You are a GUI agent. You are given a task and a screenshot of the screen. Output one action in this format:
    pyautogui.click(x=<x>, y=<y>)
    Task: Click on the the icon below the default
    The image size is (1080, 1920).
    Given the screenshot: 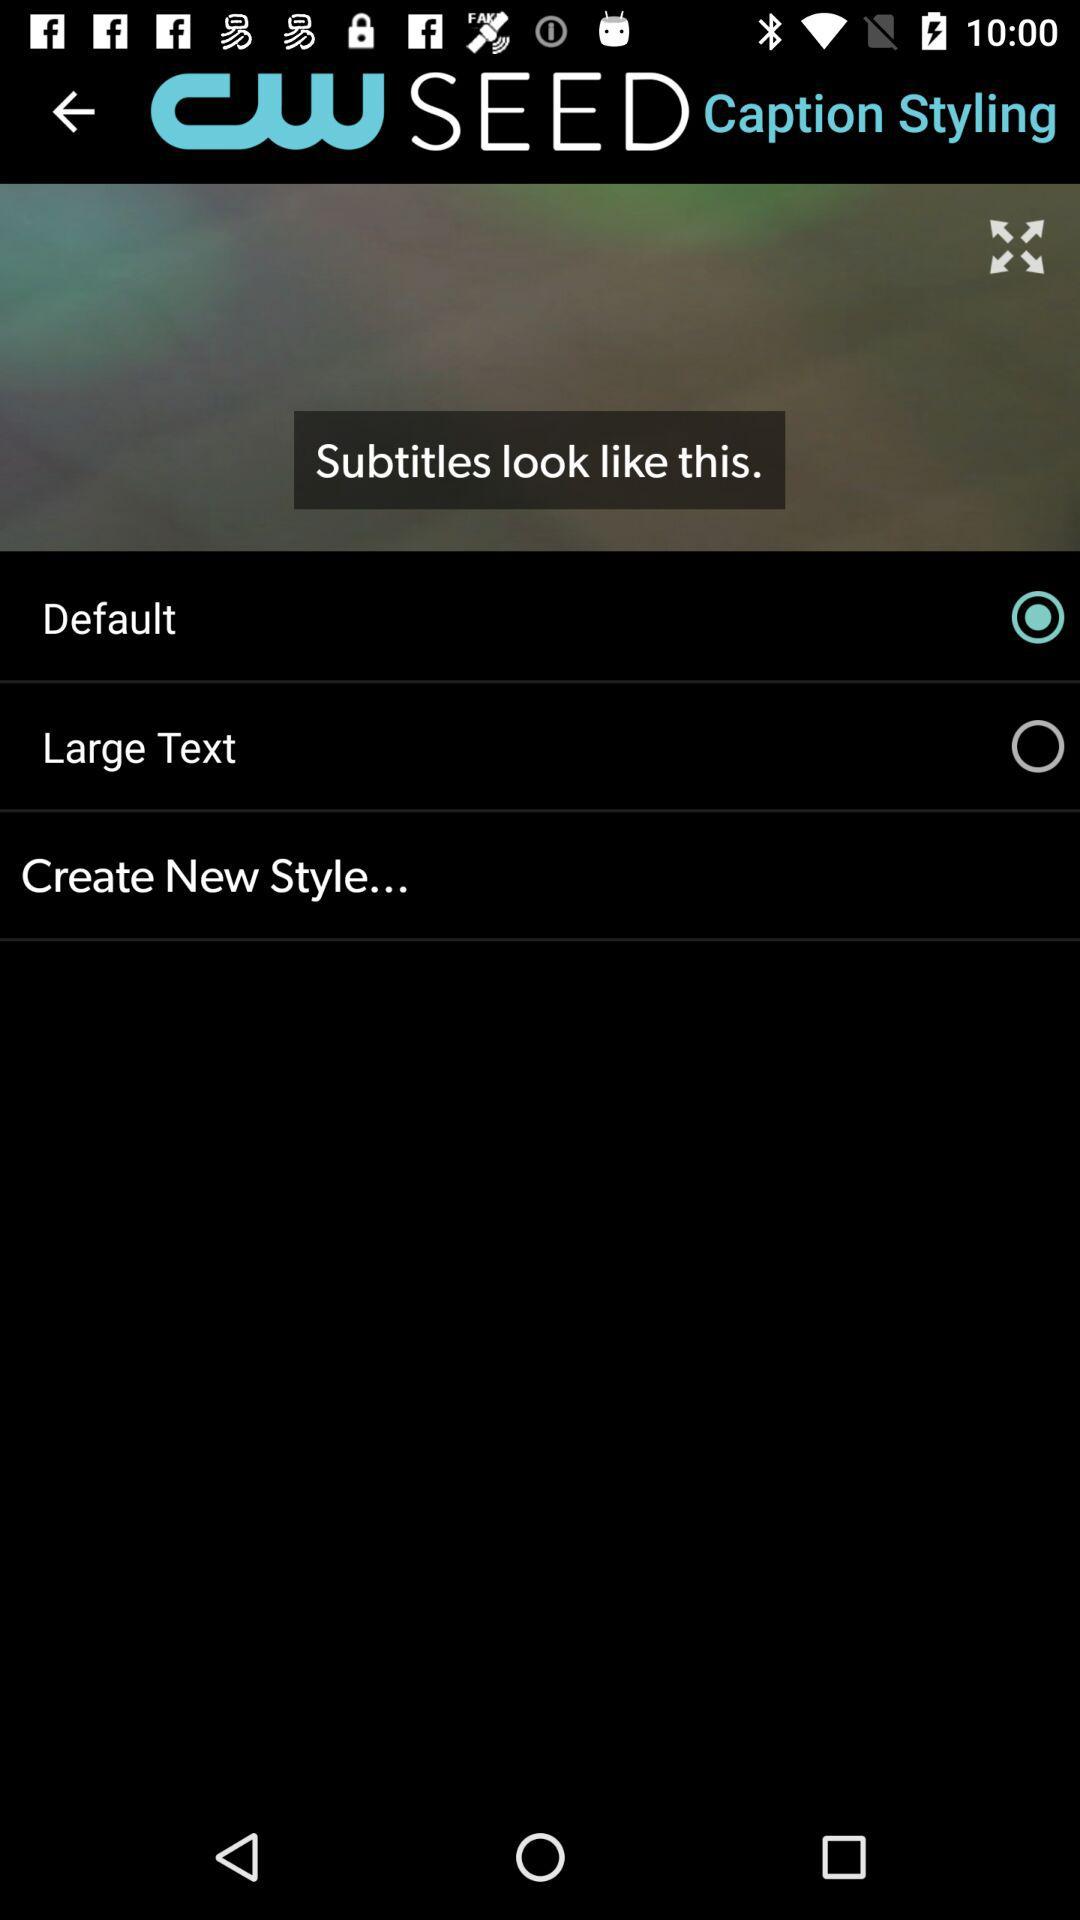 What is the action you would take?
    pyautogui.click(x=540, y=745)
    